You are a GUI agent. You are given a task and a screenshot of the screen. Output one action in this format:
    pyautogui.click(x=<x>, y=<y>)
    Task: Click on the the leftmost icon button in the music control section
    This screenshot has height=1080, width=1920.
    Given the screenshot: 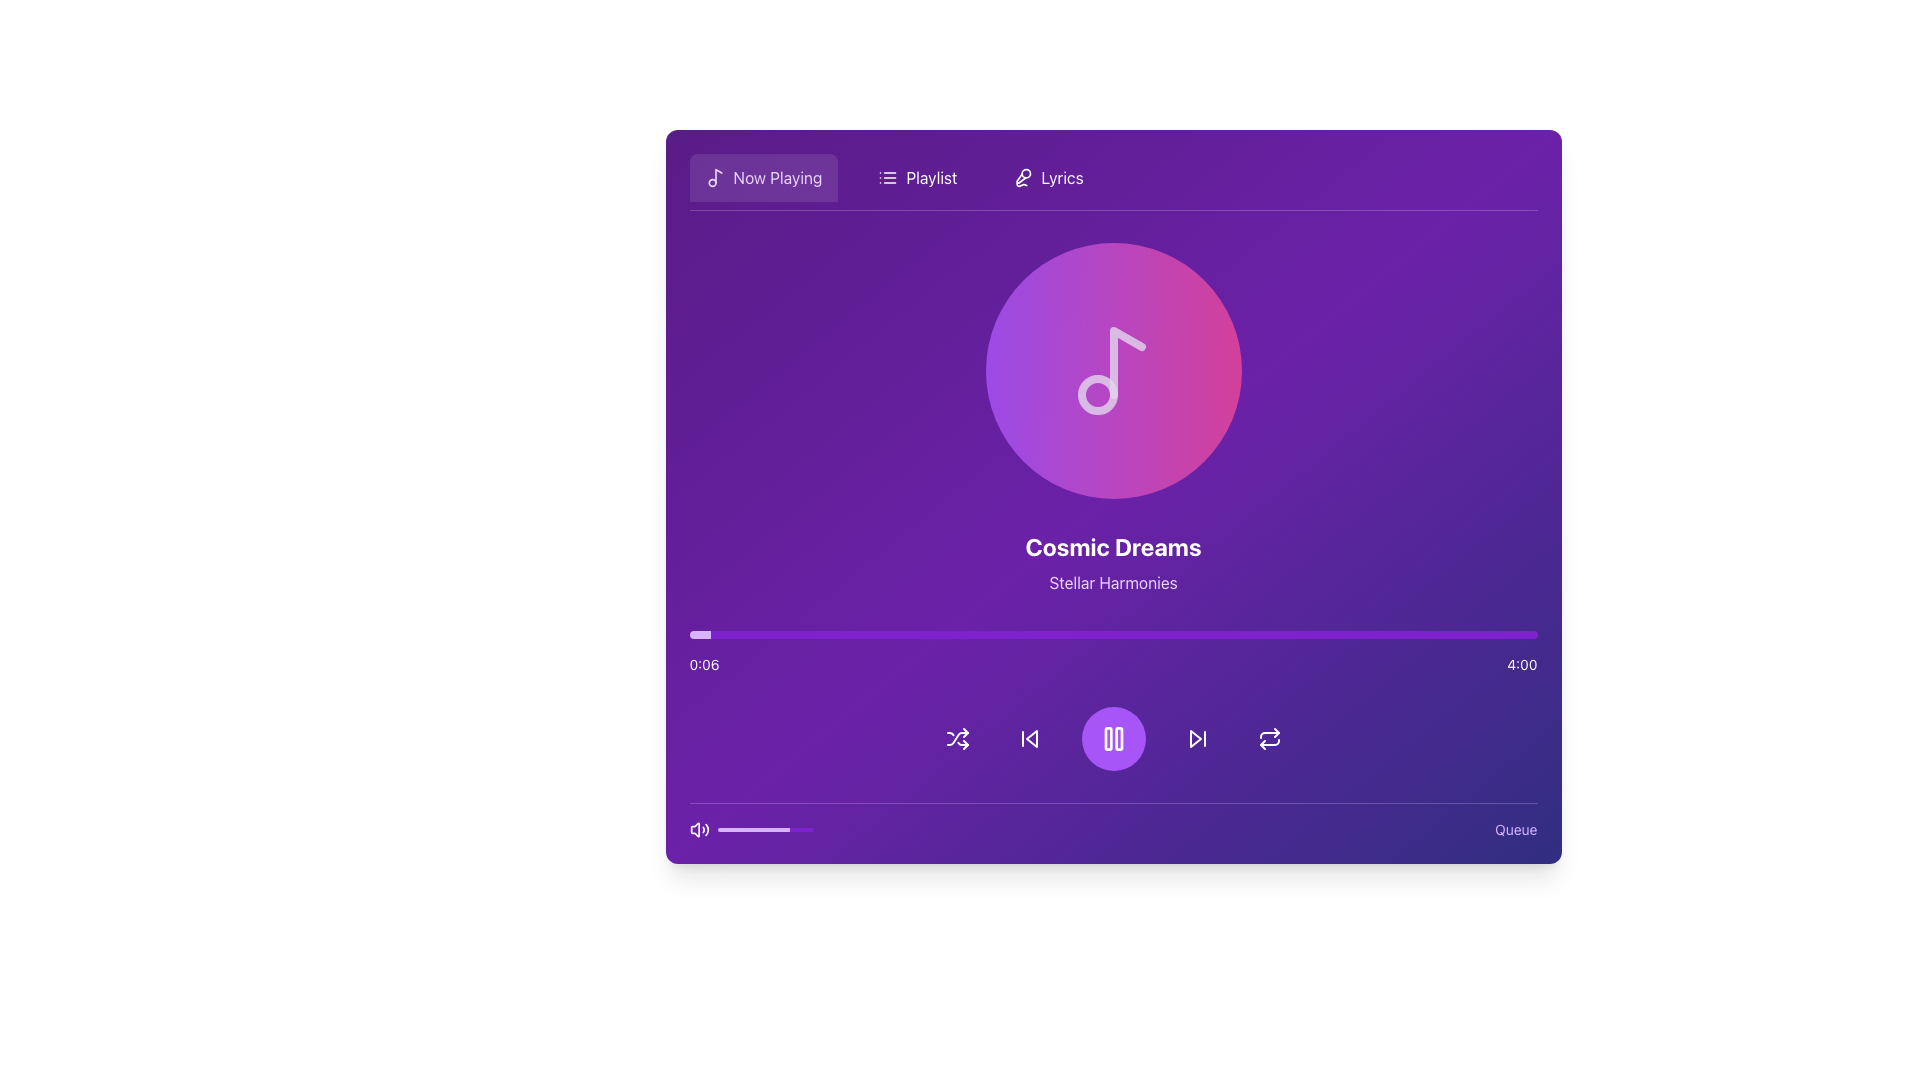 What is the action you would take?
    pyautogui.click(x=956, y=739)
    